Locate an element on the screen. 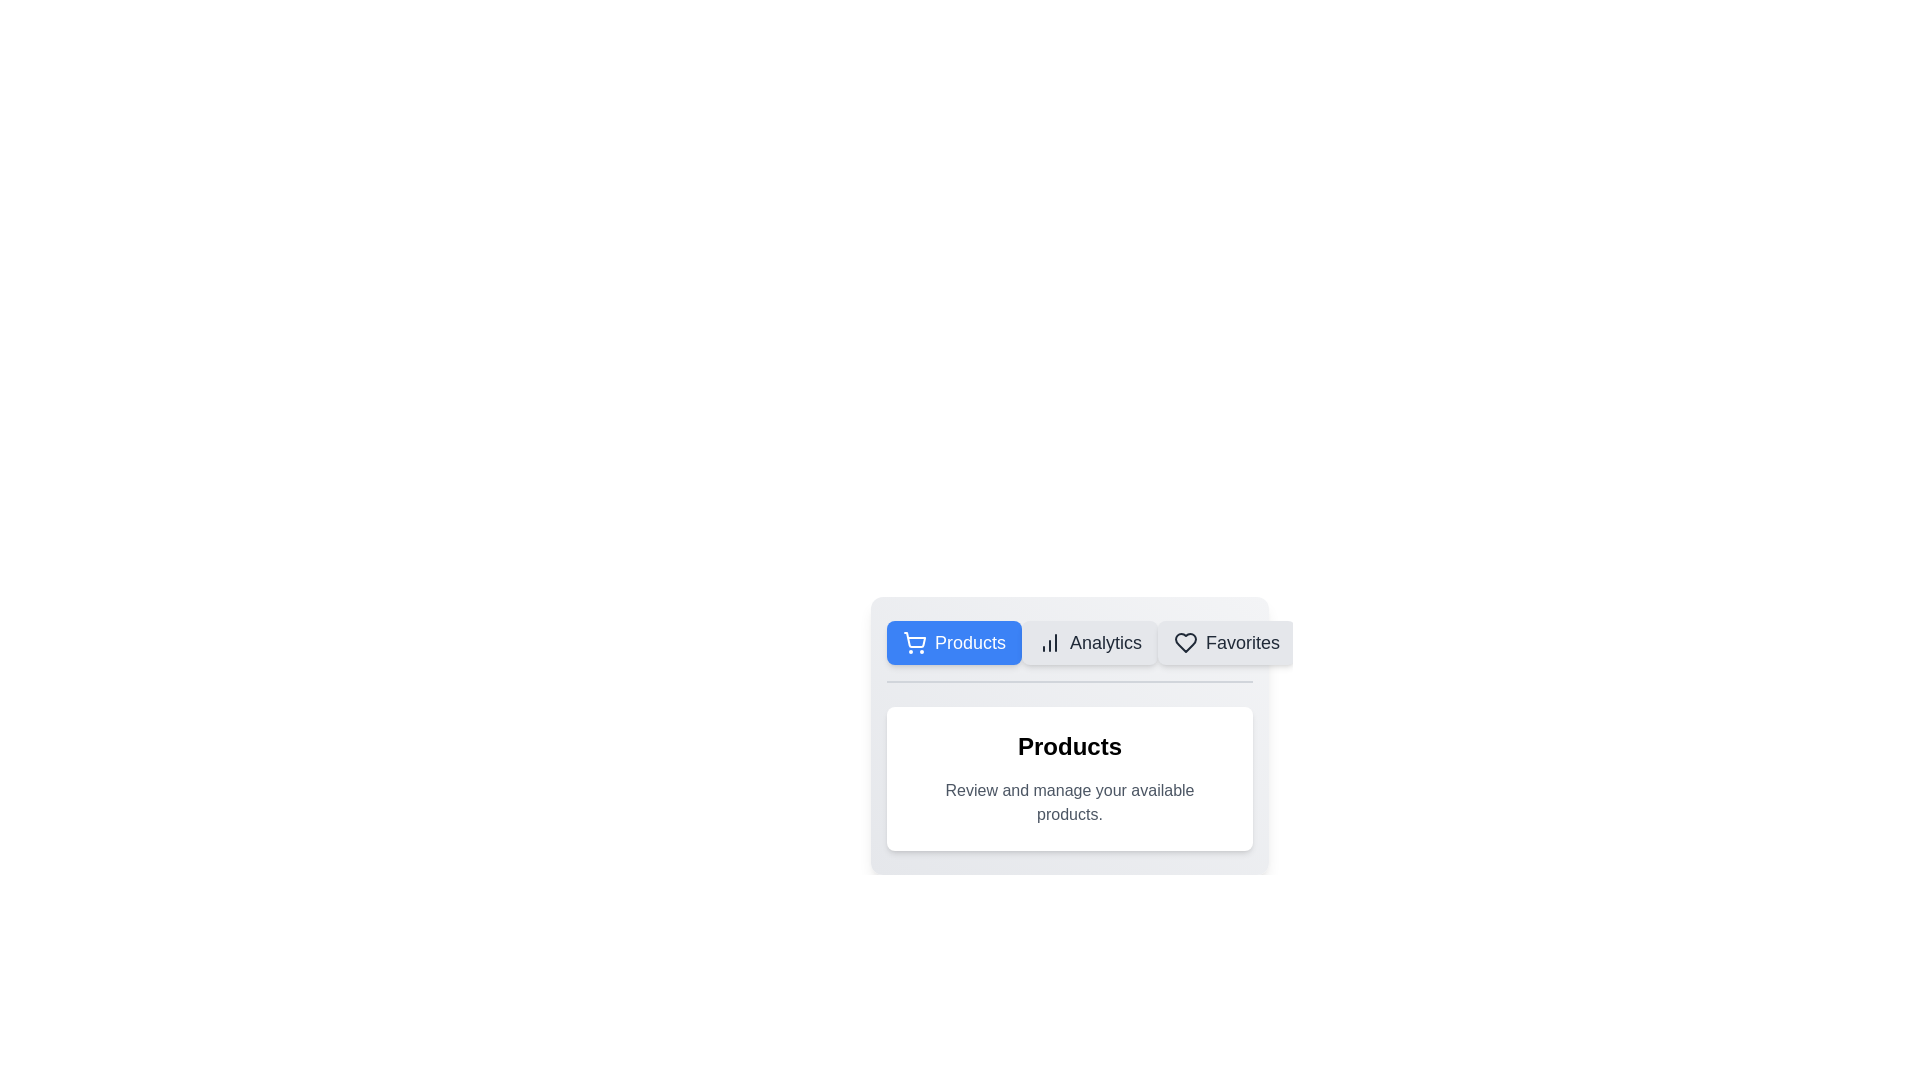  the 'Favorites' button, which is a rectangular button with rounded corners, light gray background, and dark gray text, located at the far right of a row of buttons is located at coordinates (1226, 643).